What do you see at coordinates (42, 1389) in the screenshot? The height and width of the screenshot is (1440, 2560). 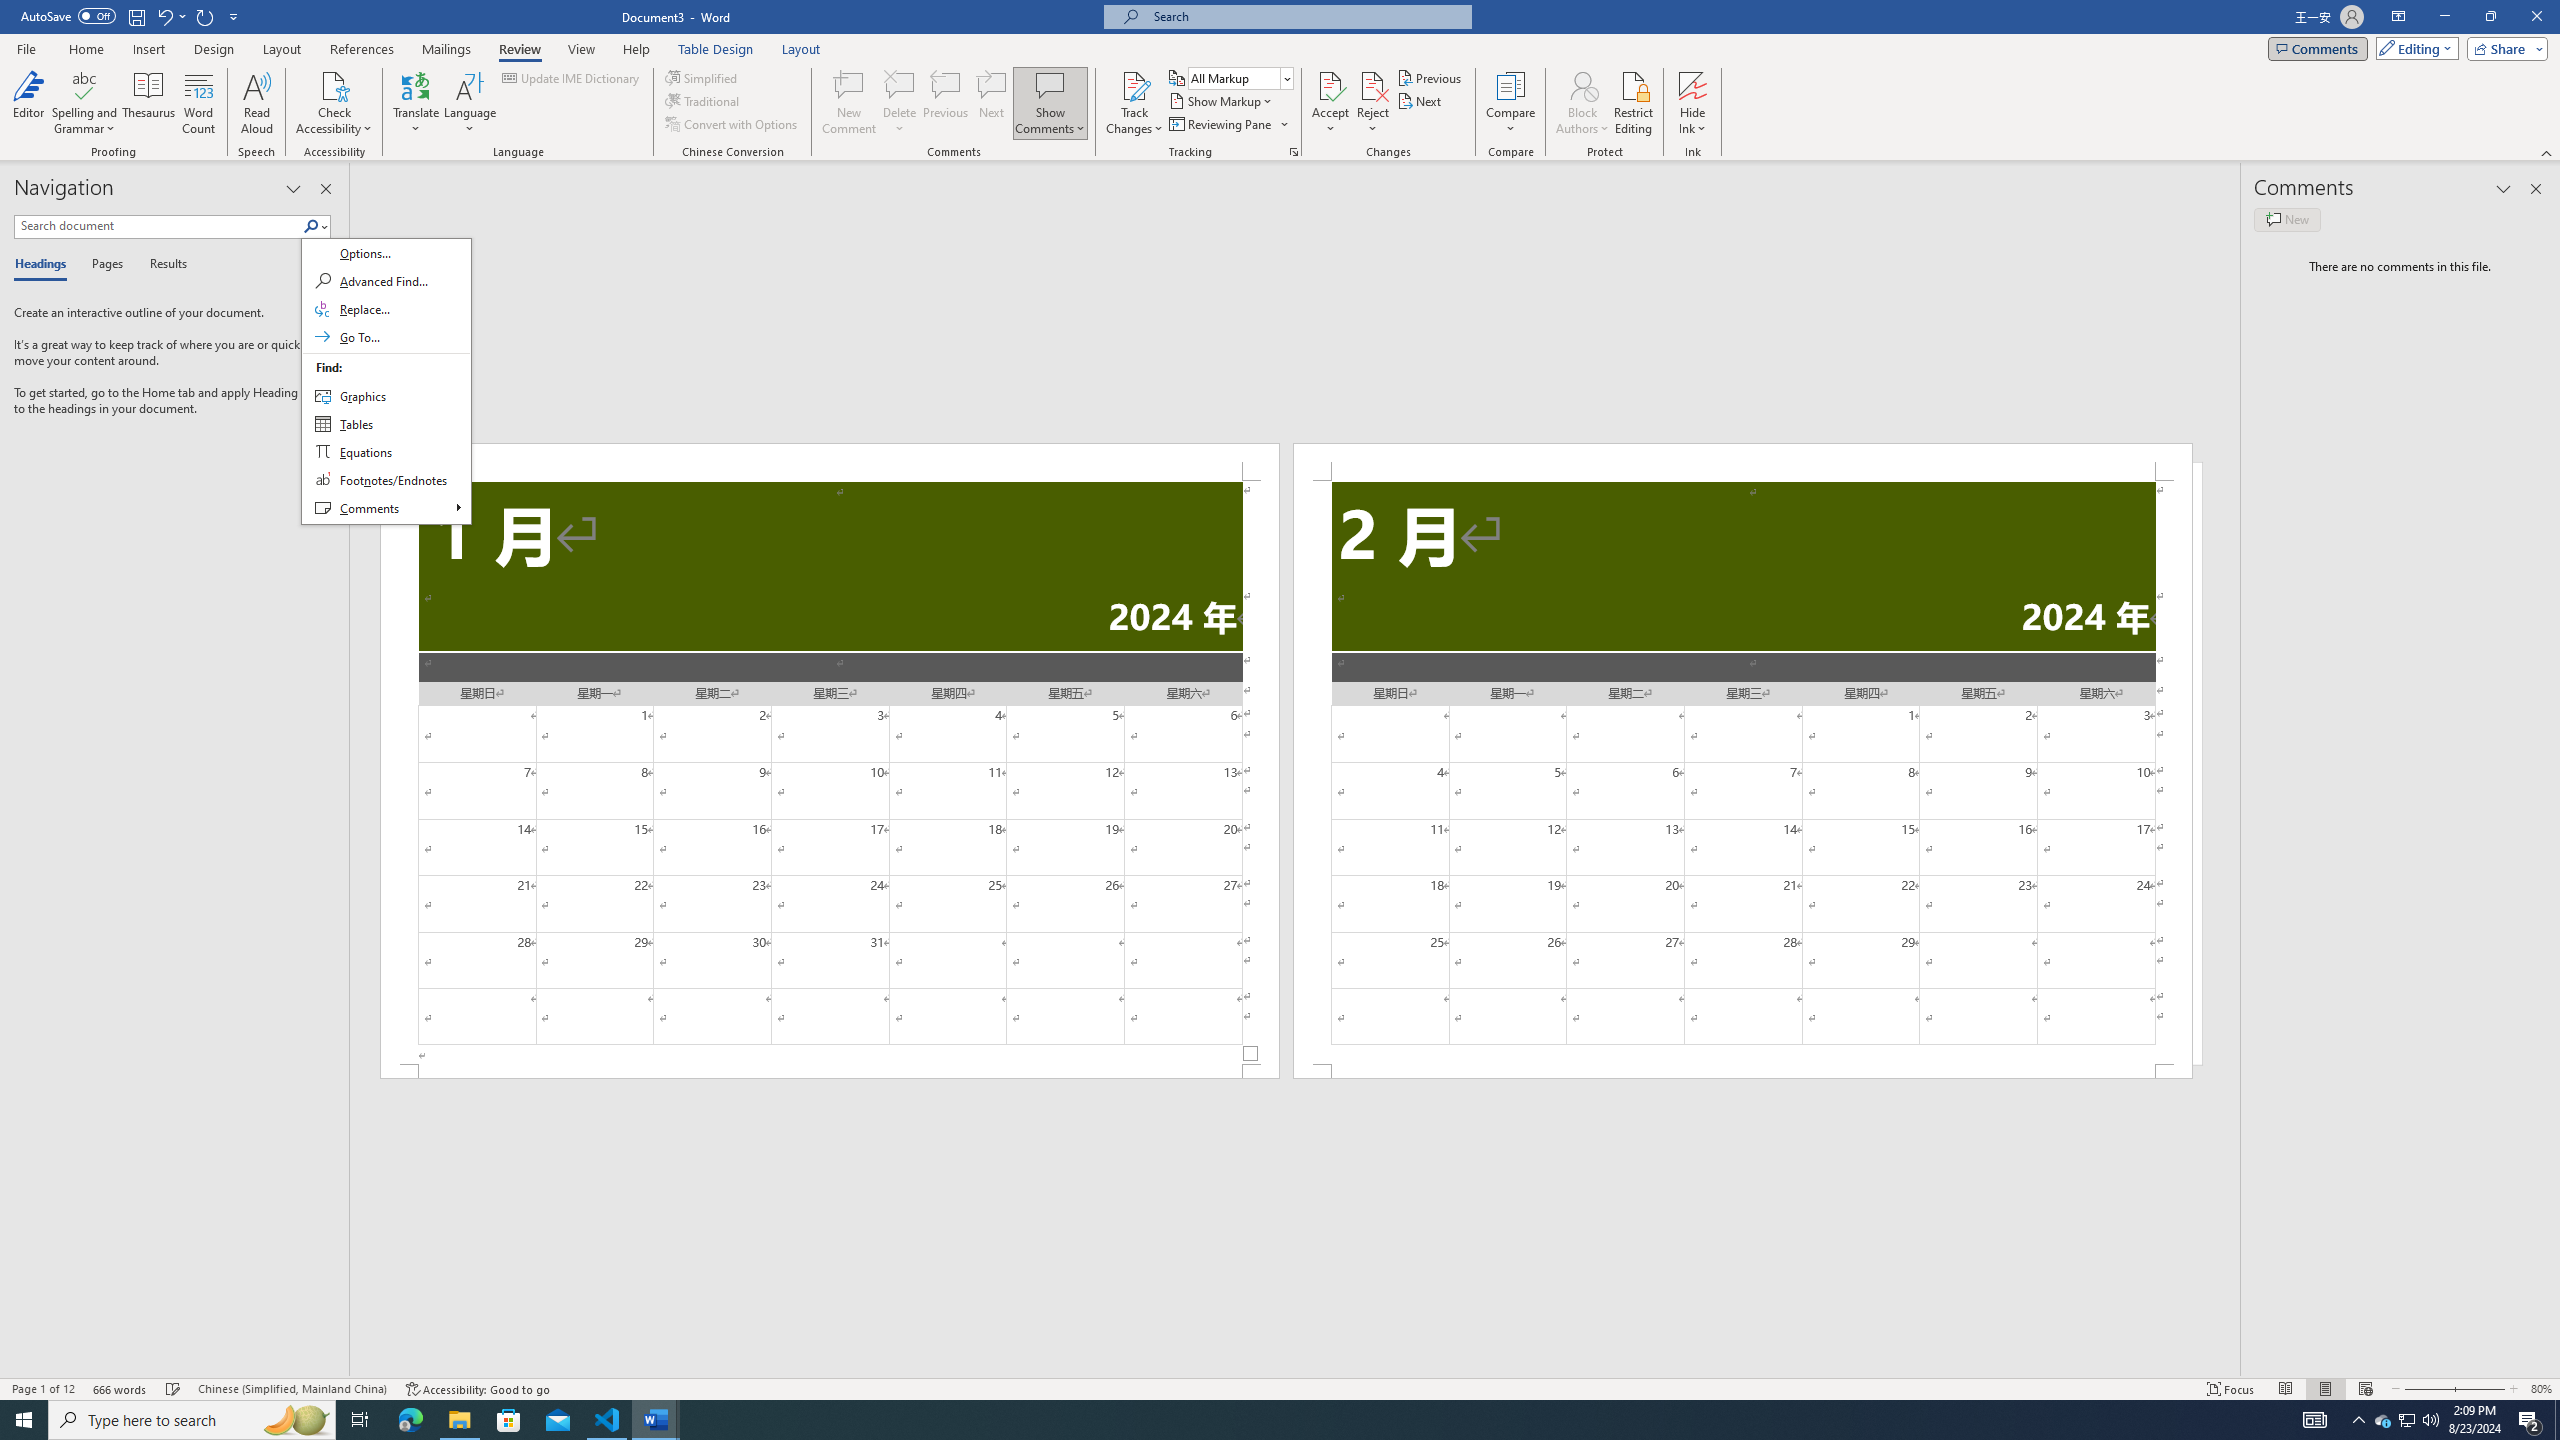 I see `'Page Number Page 1 of 12'` at bounding box center [42, 1389].